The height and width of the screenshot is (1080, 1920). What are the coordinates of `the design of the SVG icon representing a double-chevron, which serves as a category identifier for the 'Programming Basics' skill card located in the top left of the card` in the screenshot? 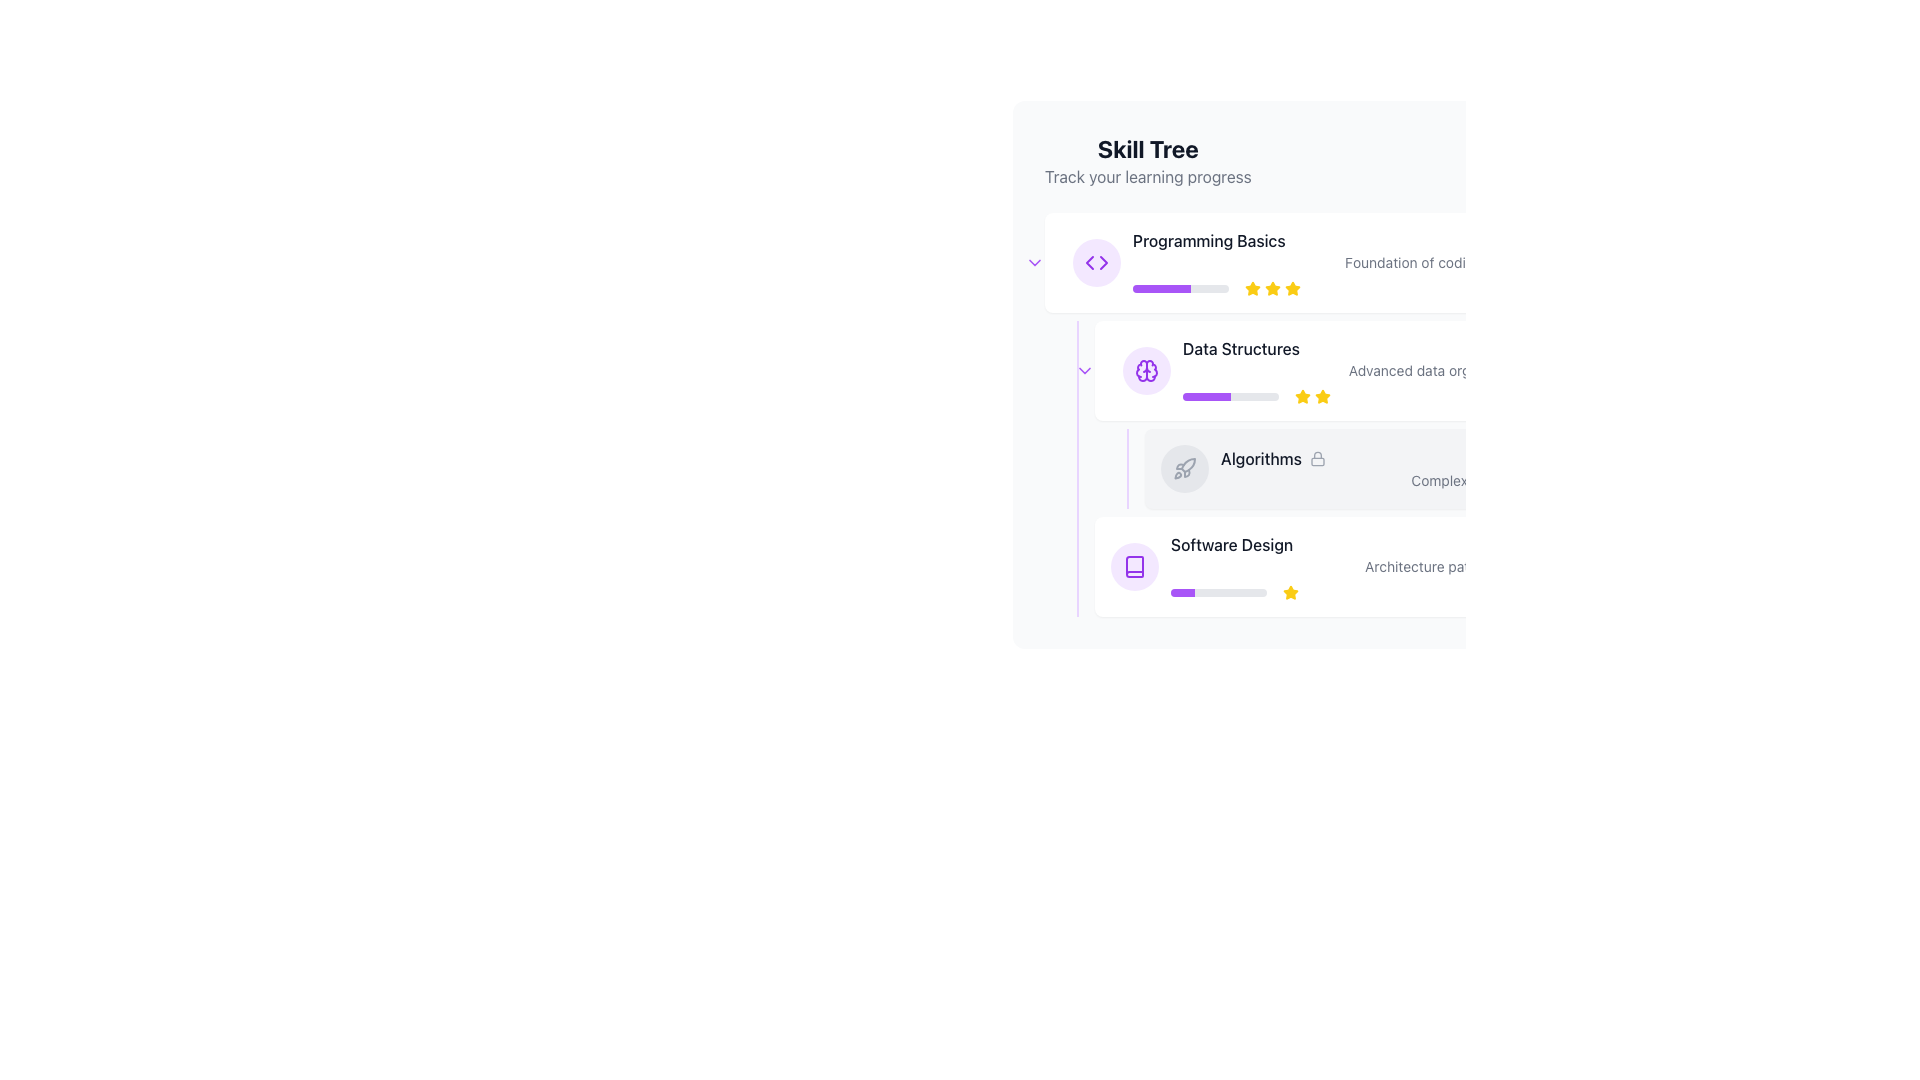 It's located at (1096, 261).